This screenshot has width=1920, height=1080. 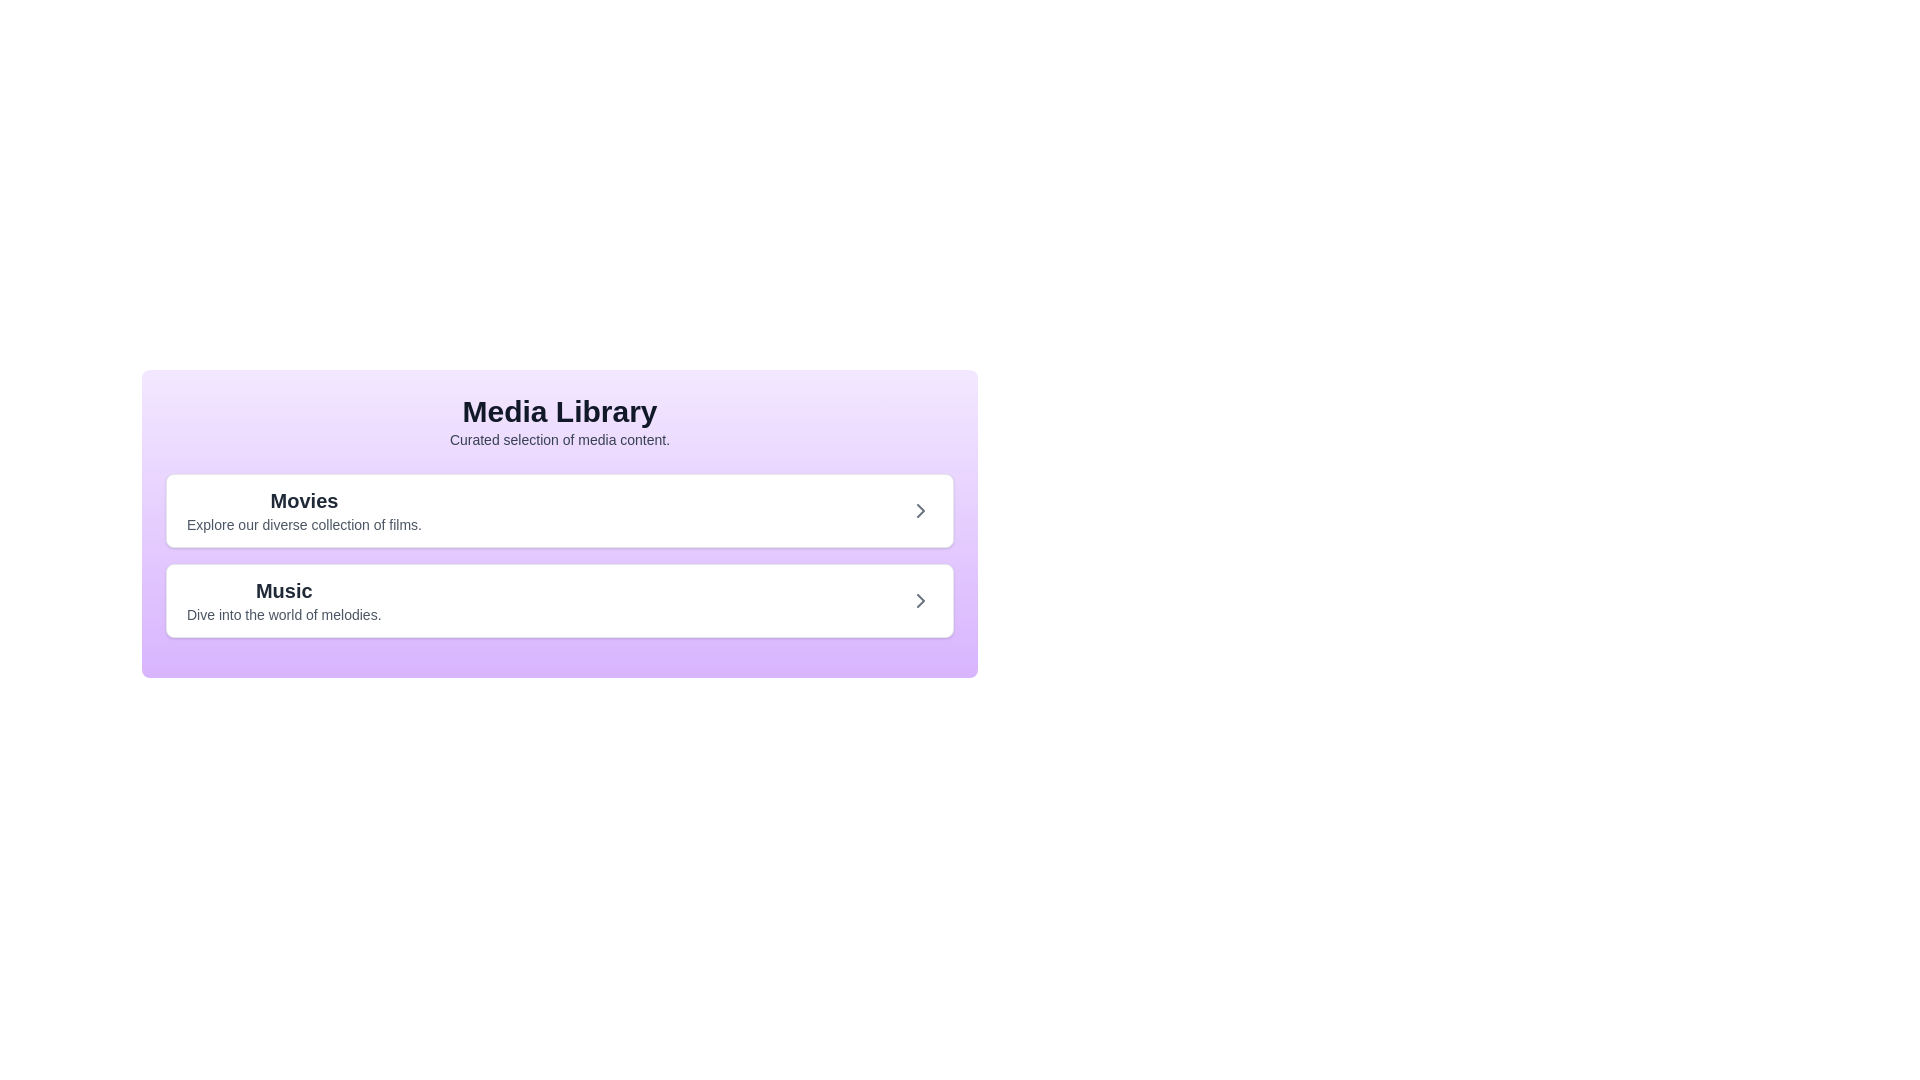 I want to click on the chevron icon located at the far-right end of the 'Music' item, so click(x=920, y=600).